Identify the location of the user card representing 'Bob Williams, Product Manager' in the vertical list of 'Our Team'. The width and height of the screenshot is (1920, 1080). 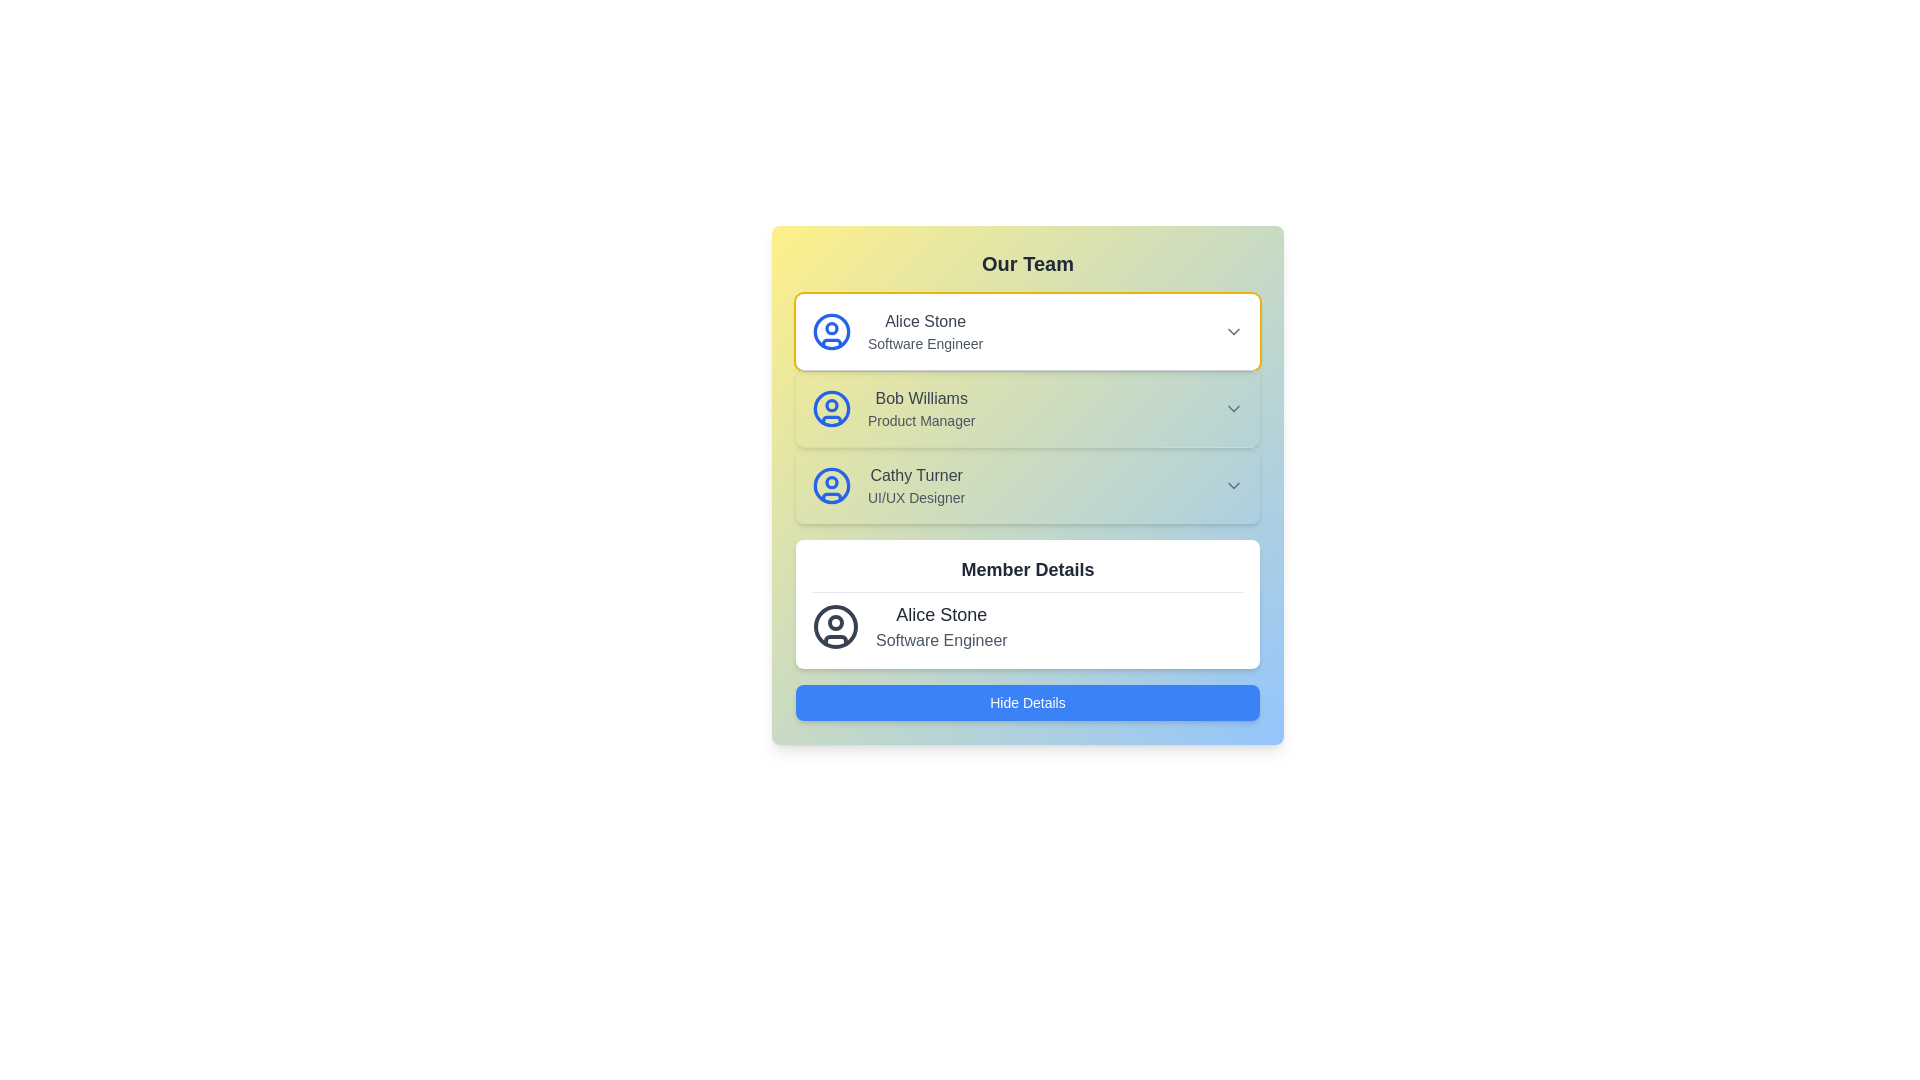
(1027, 407).